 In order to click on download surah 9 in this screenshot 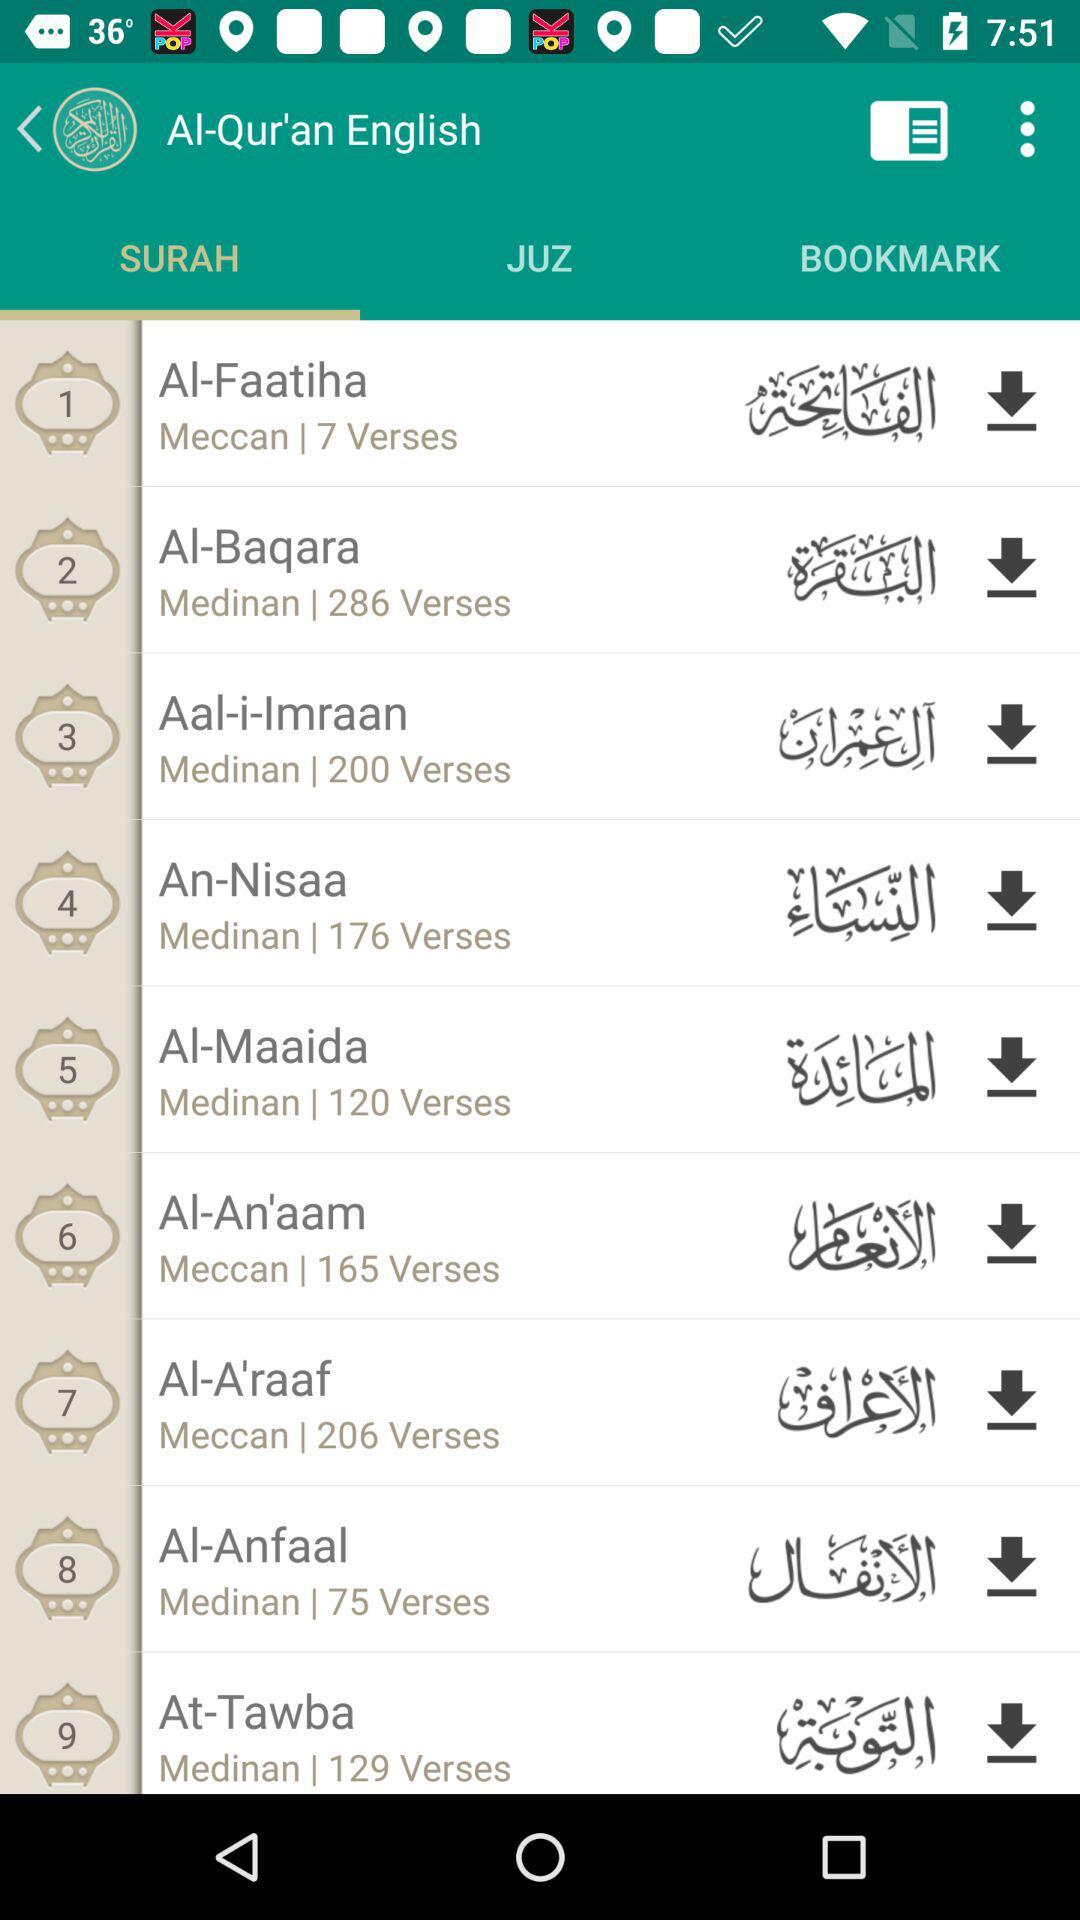, I will do `click(1011, 1729)`.